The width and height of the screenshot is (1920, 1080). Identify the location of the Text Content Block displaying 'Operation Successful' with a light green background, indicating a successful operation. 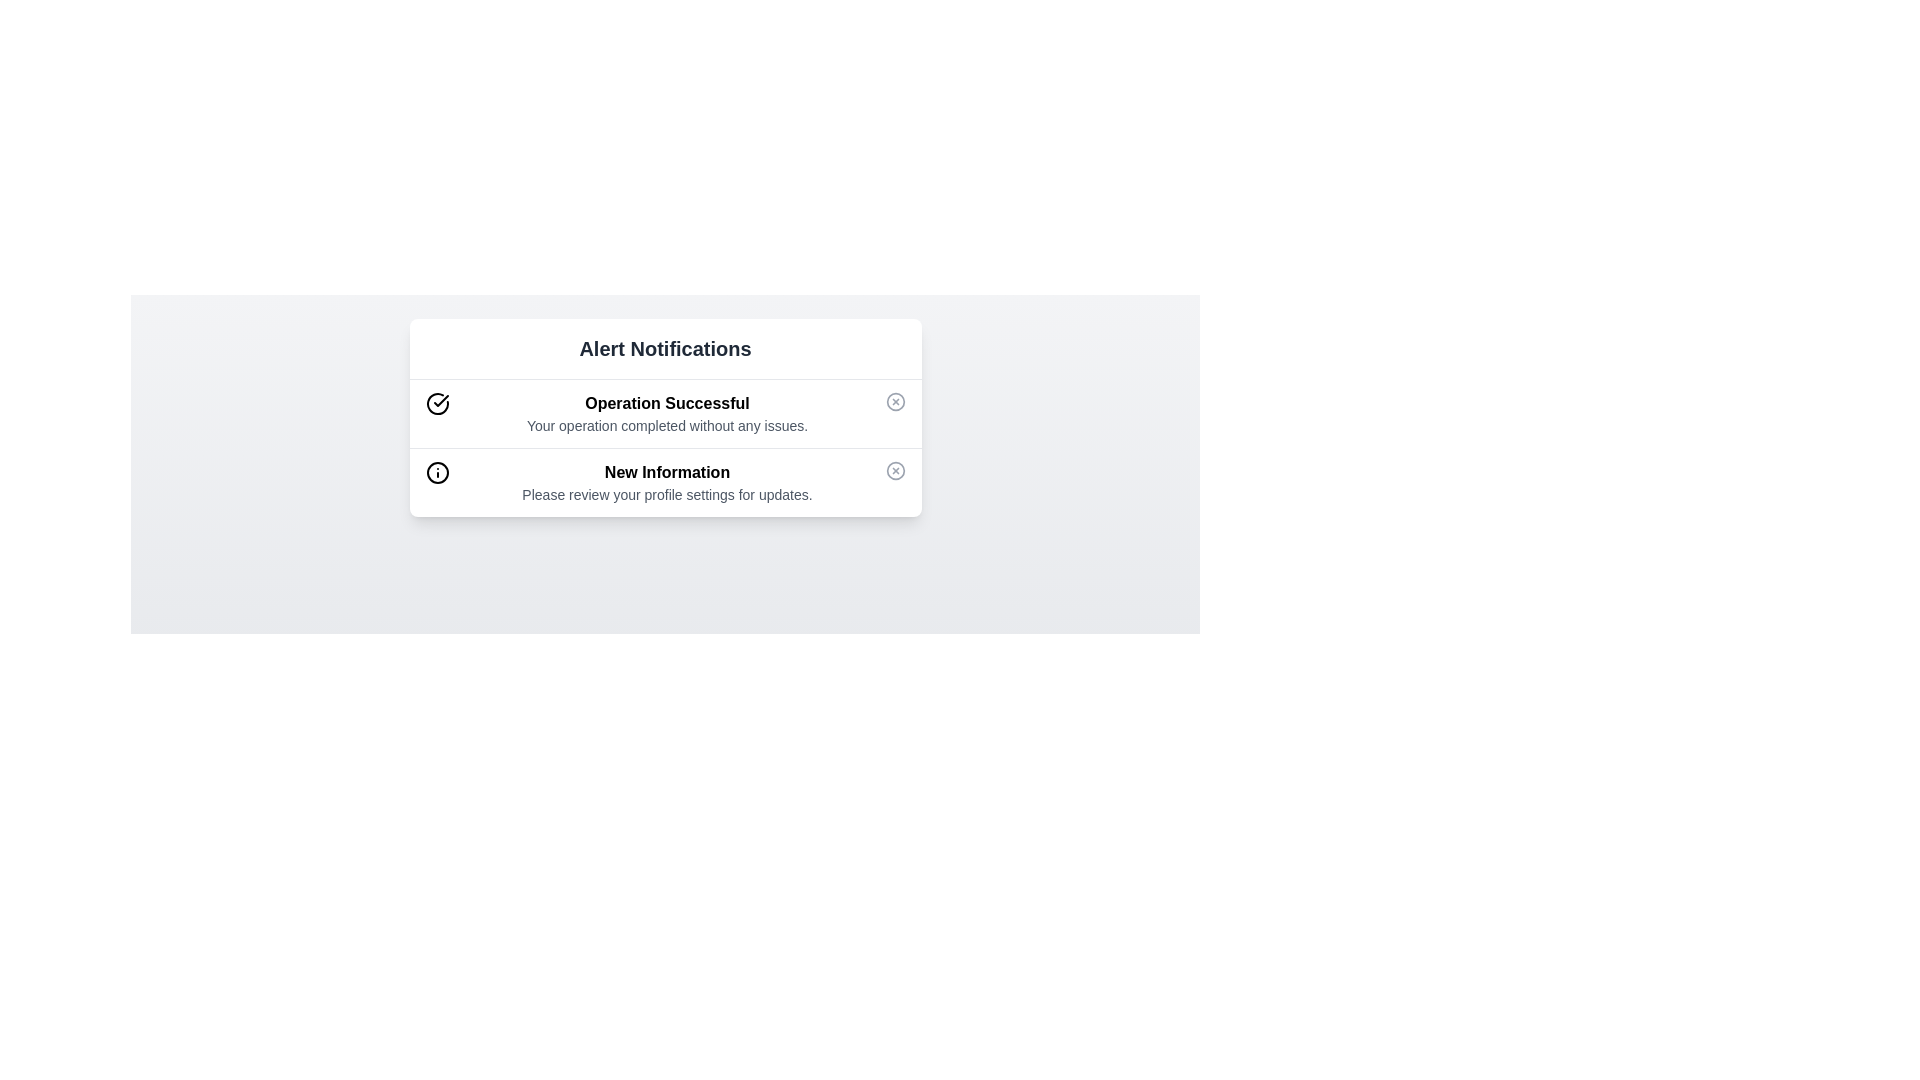
(667, 412).